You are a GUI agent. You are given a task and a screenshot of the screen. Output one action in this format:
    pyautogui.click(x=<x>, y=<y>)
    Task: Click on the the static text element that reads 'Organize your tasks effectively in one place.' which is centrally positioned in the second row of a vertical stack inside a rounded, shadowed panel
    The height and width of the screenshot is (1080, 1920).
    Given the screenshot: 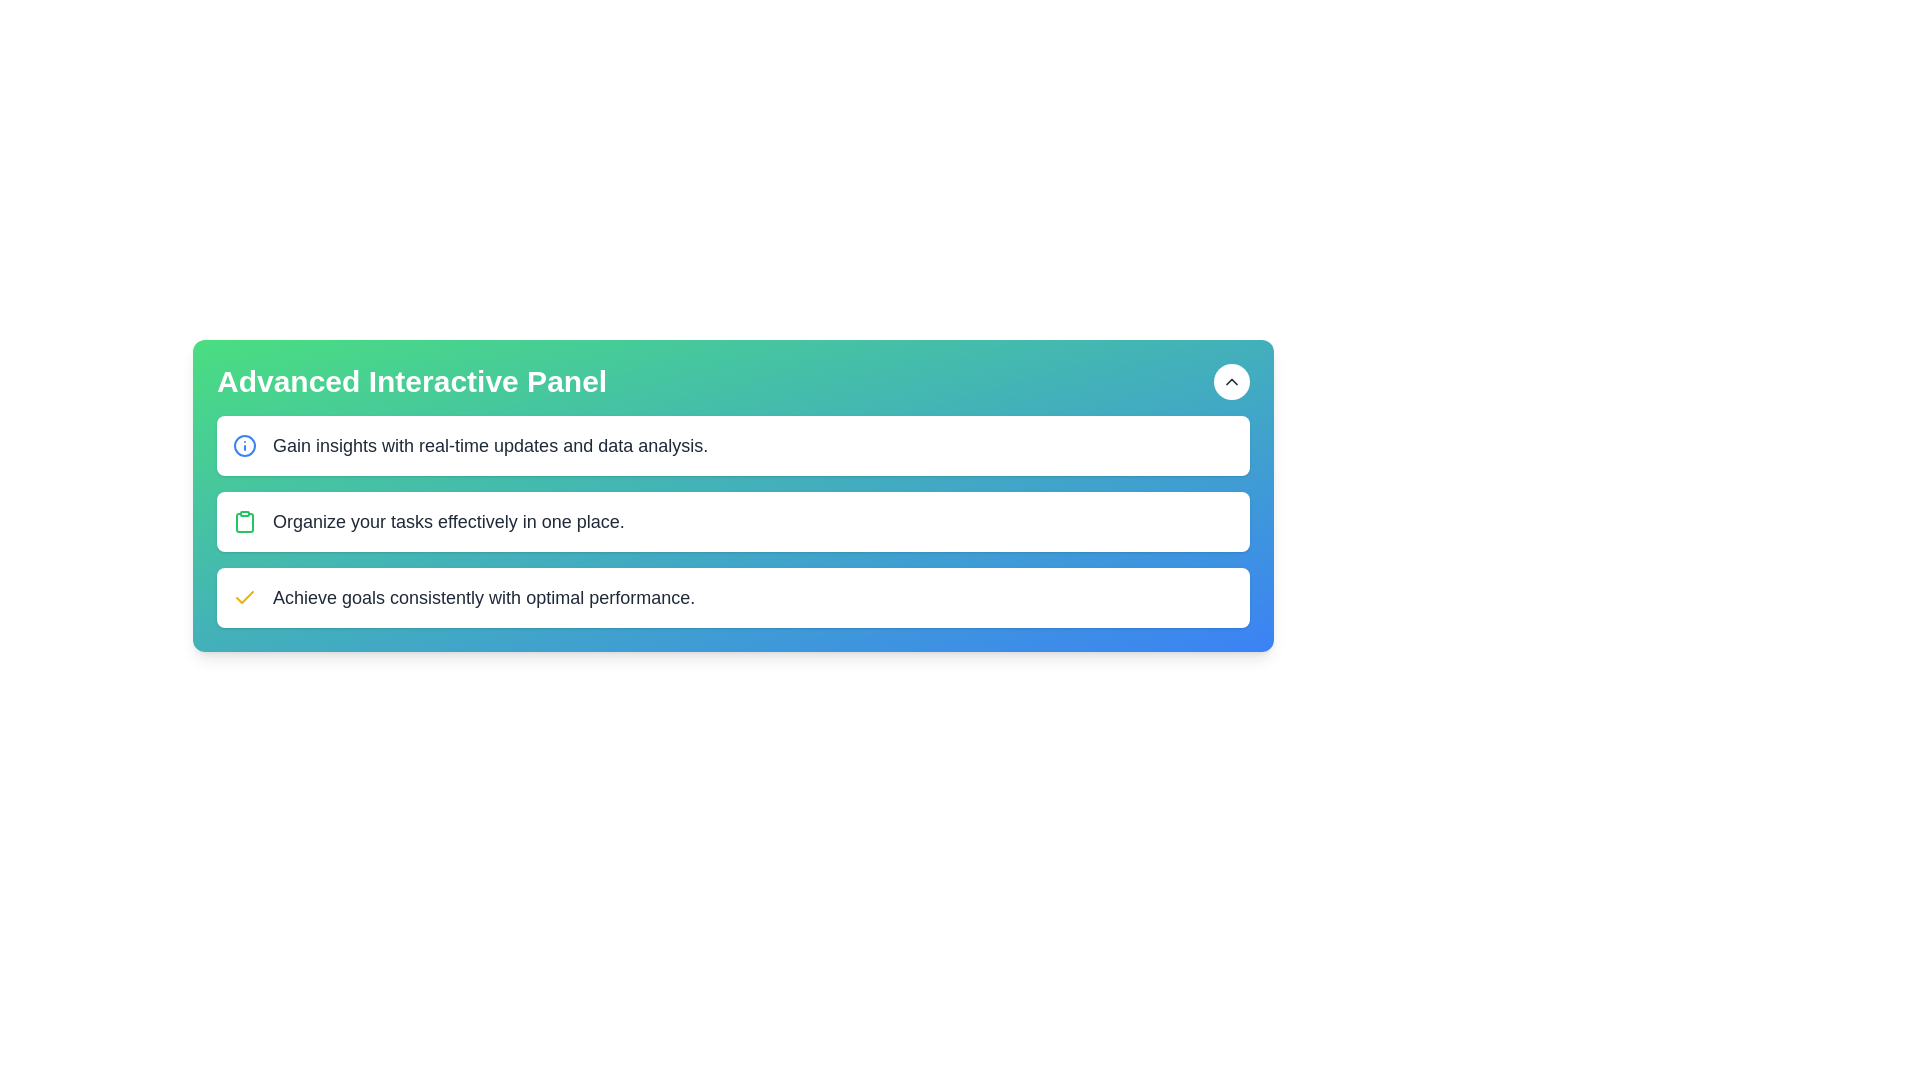 What is the action you would take?
    pyautogui.click(x=447, y=520)
    